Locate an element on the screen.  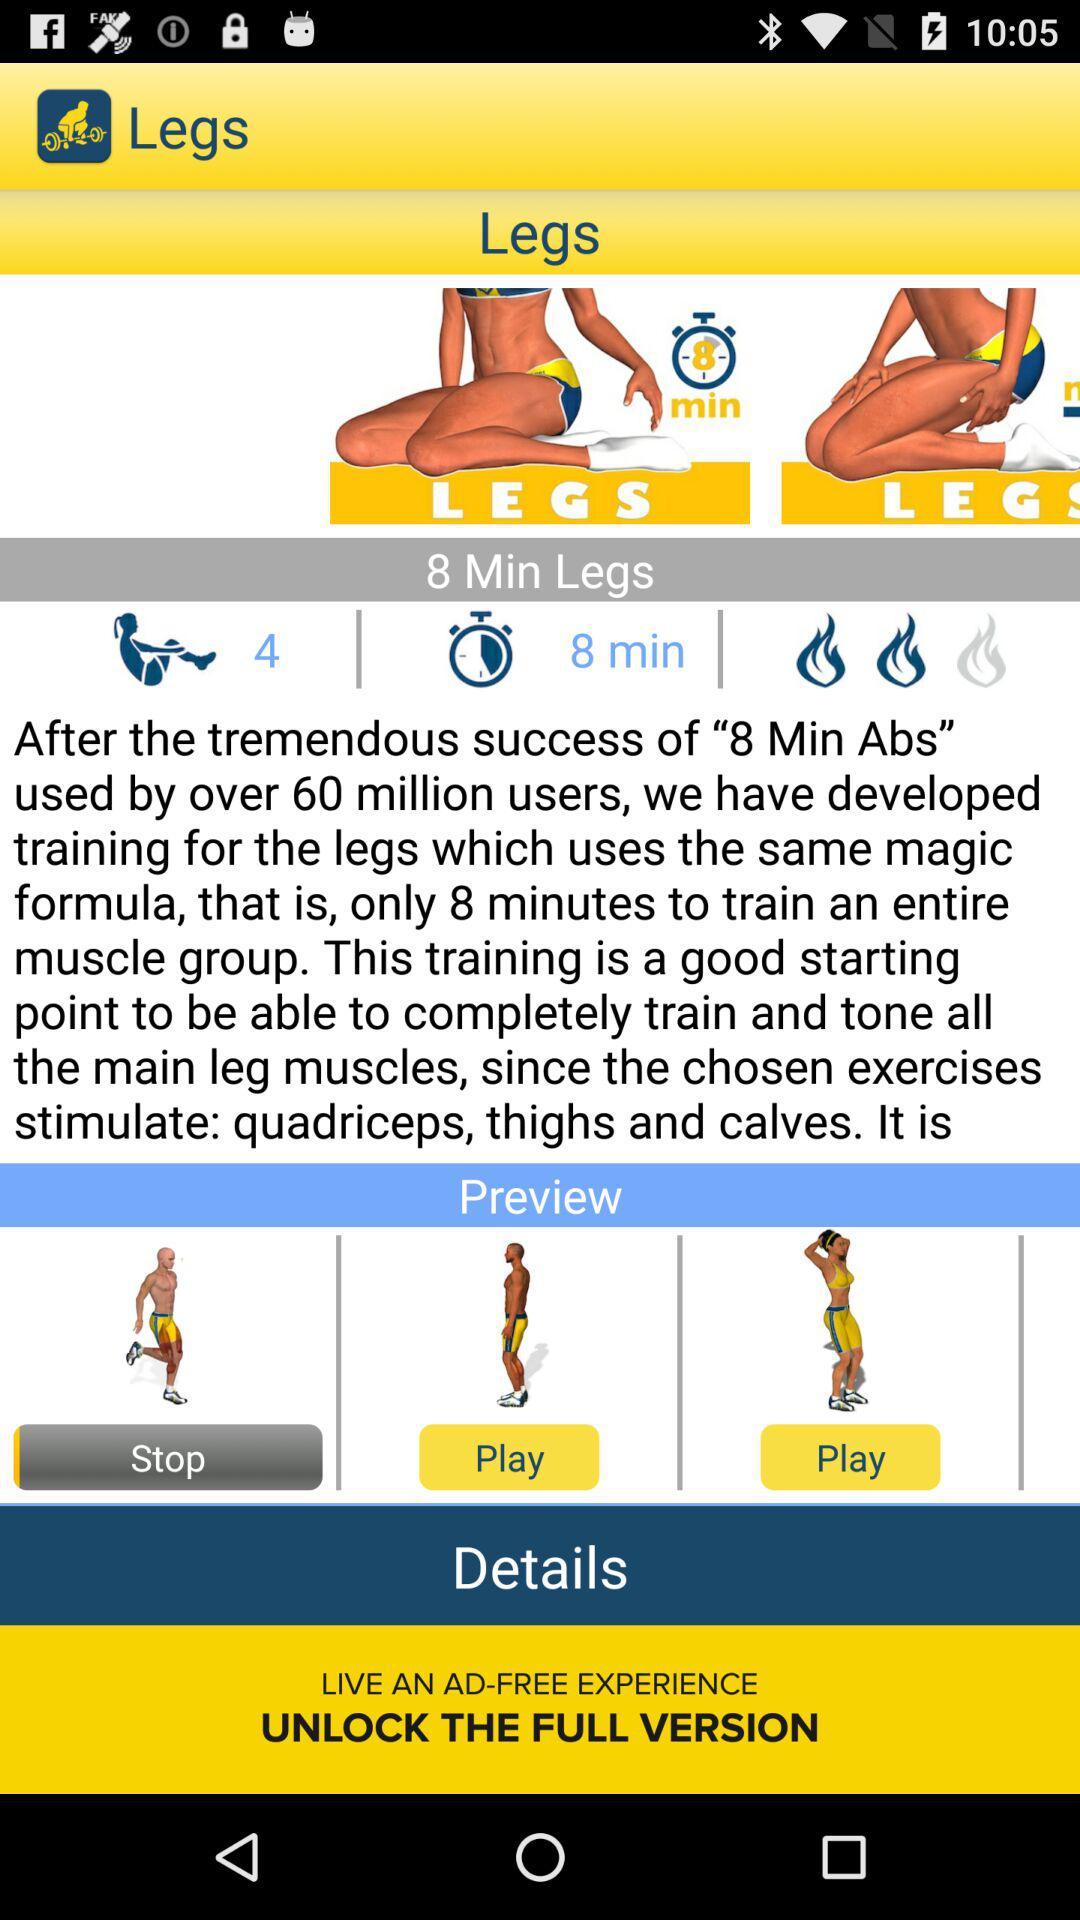
plays the preview of the running action is located at coordinates (167, 1321).